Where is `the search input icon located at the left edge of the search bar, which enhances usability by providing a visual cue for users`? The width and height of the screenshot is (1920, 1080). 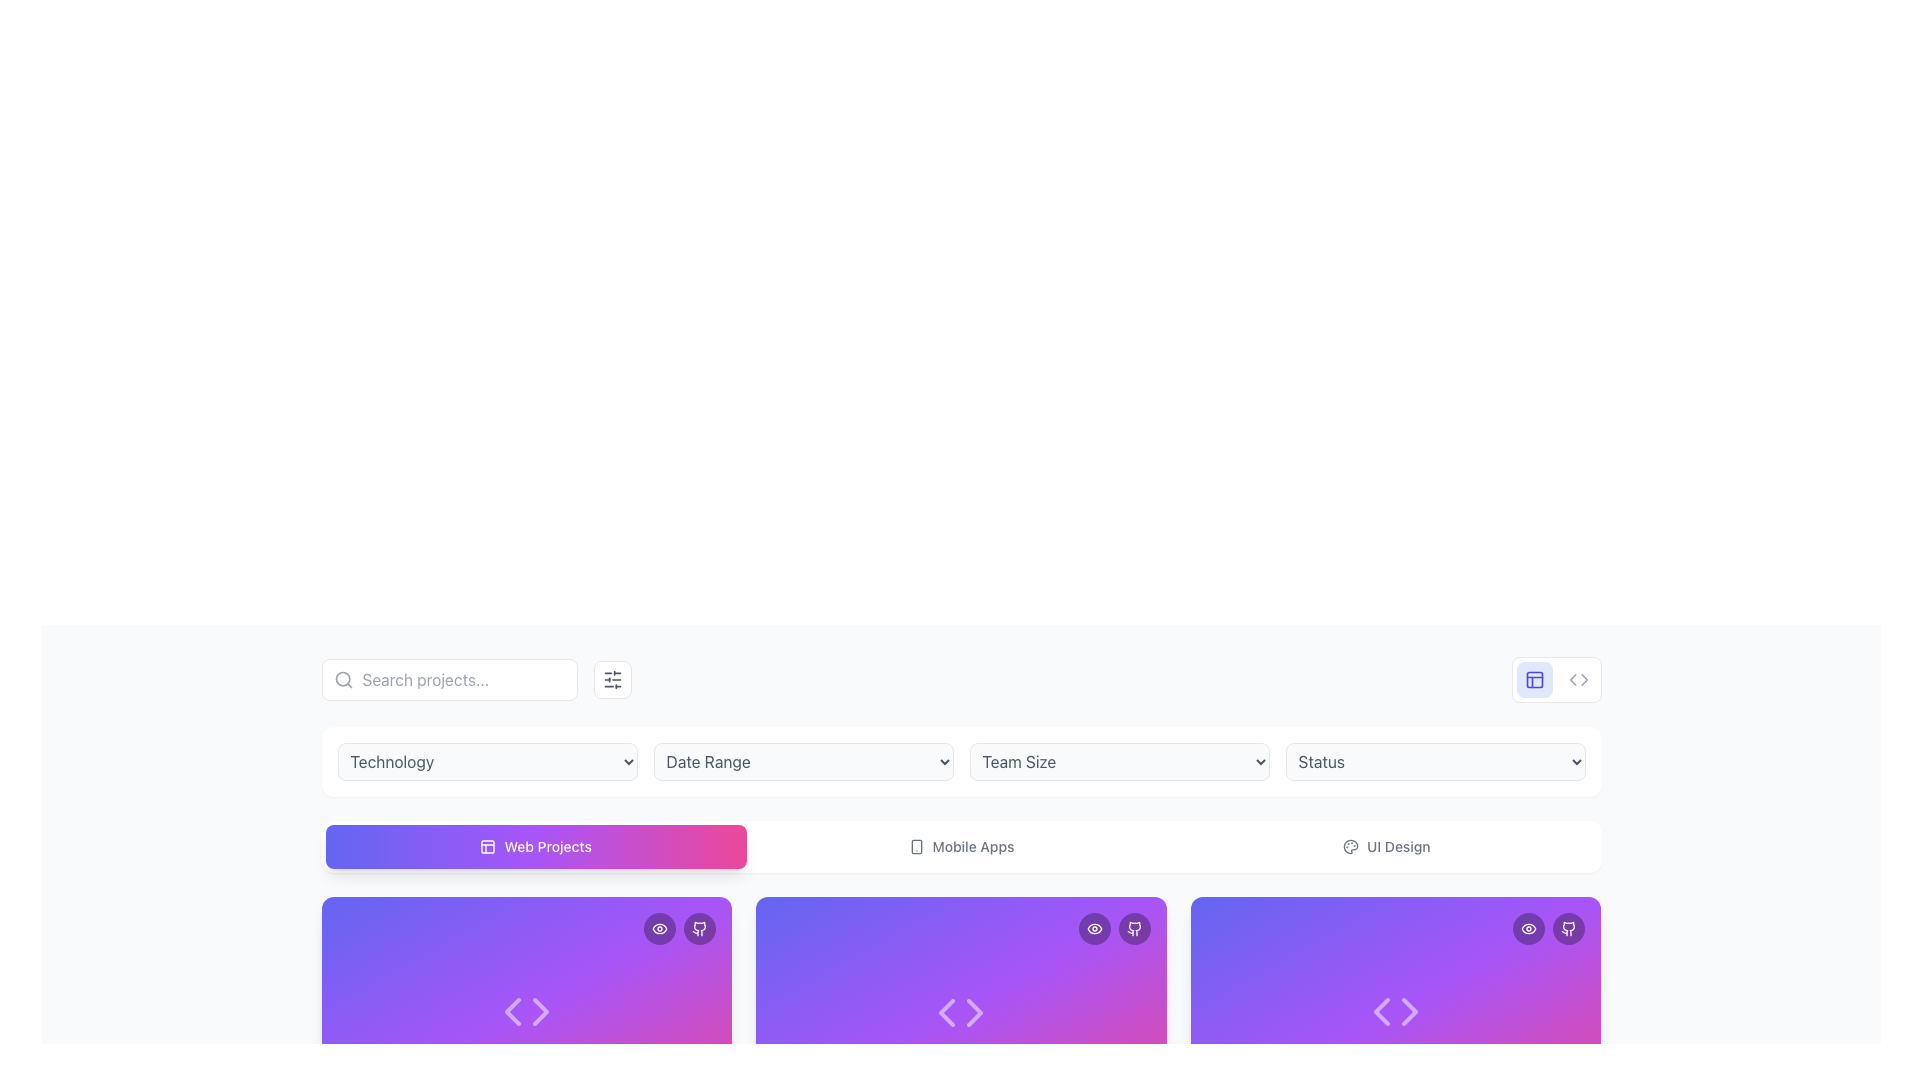
the search input icon located at the left edge of the search bar, which enhances usability by providing a visual cue for users is located at coordinates (343, 678).